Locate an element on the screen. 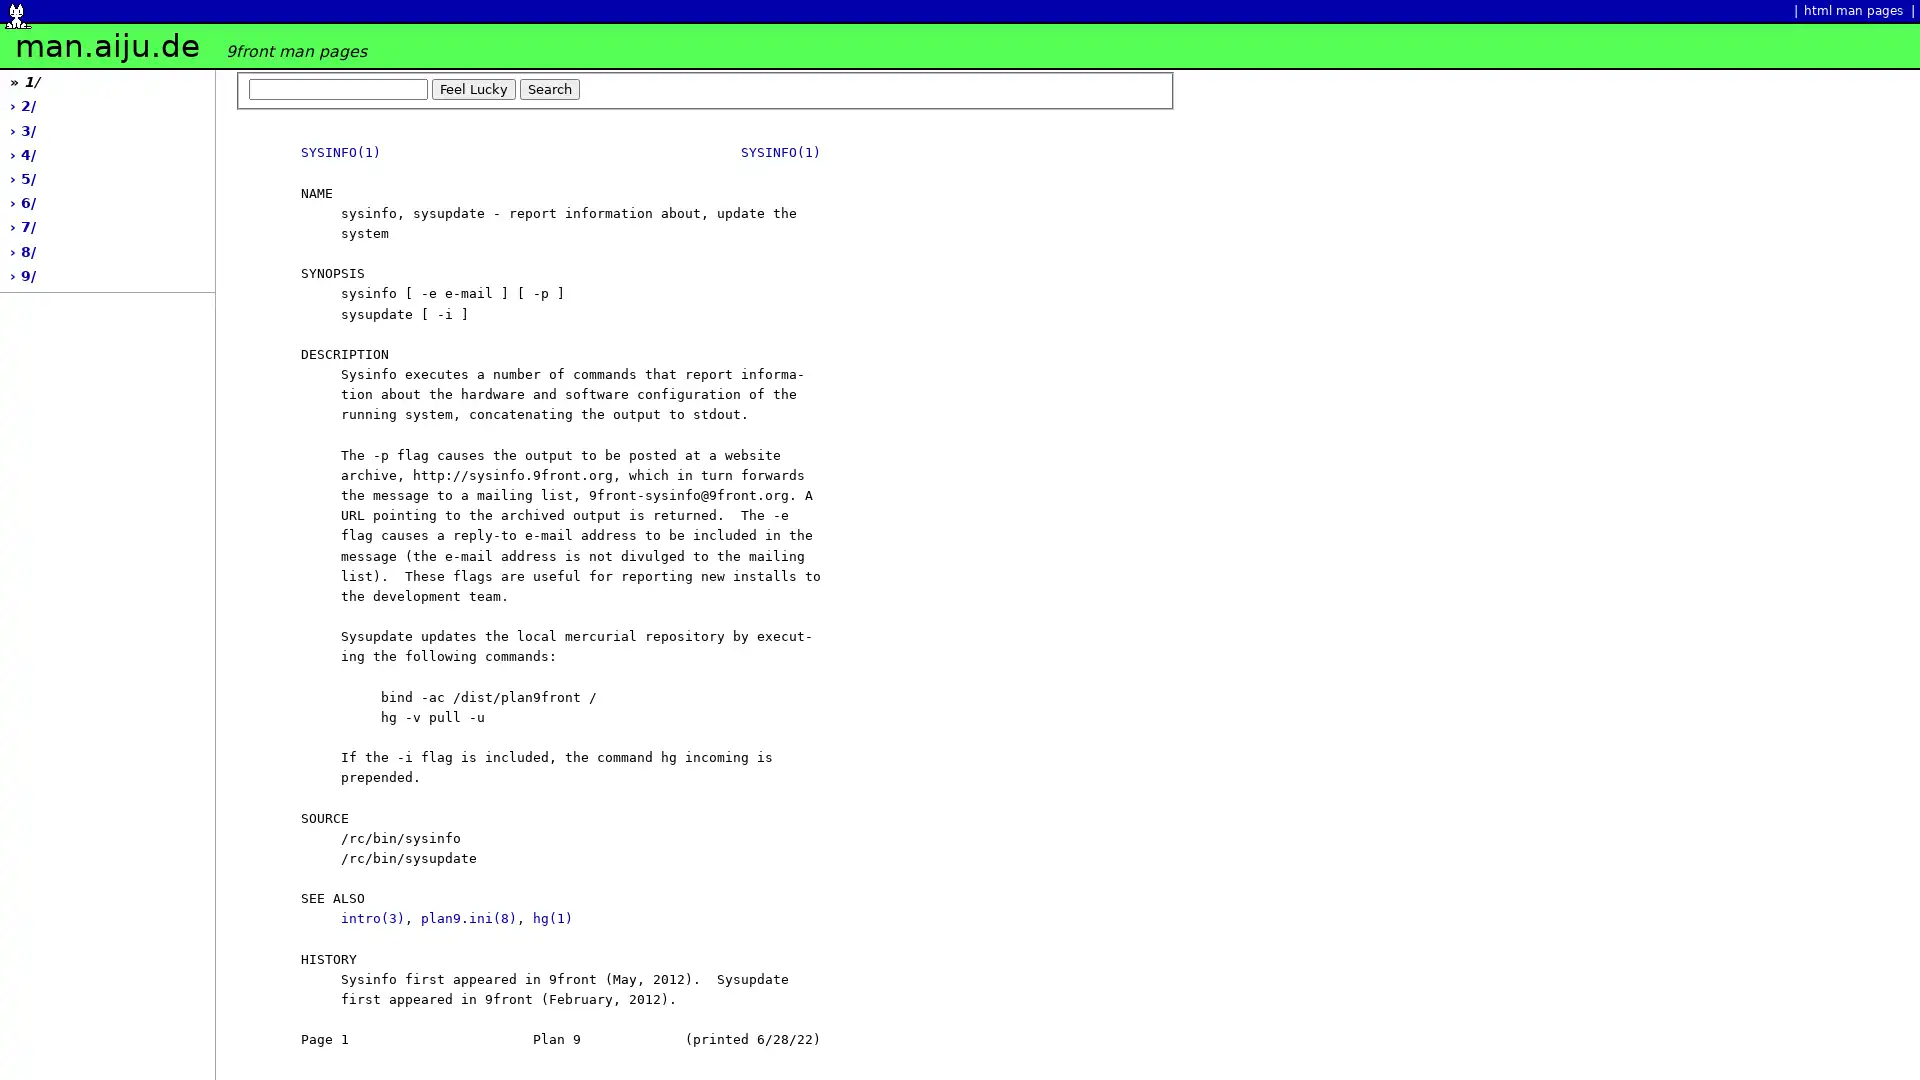 This screenshot has height=1080, width=1920. Search is located at coordinates (550, 87).